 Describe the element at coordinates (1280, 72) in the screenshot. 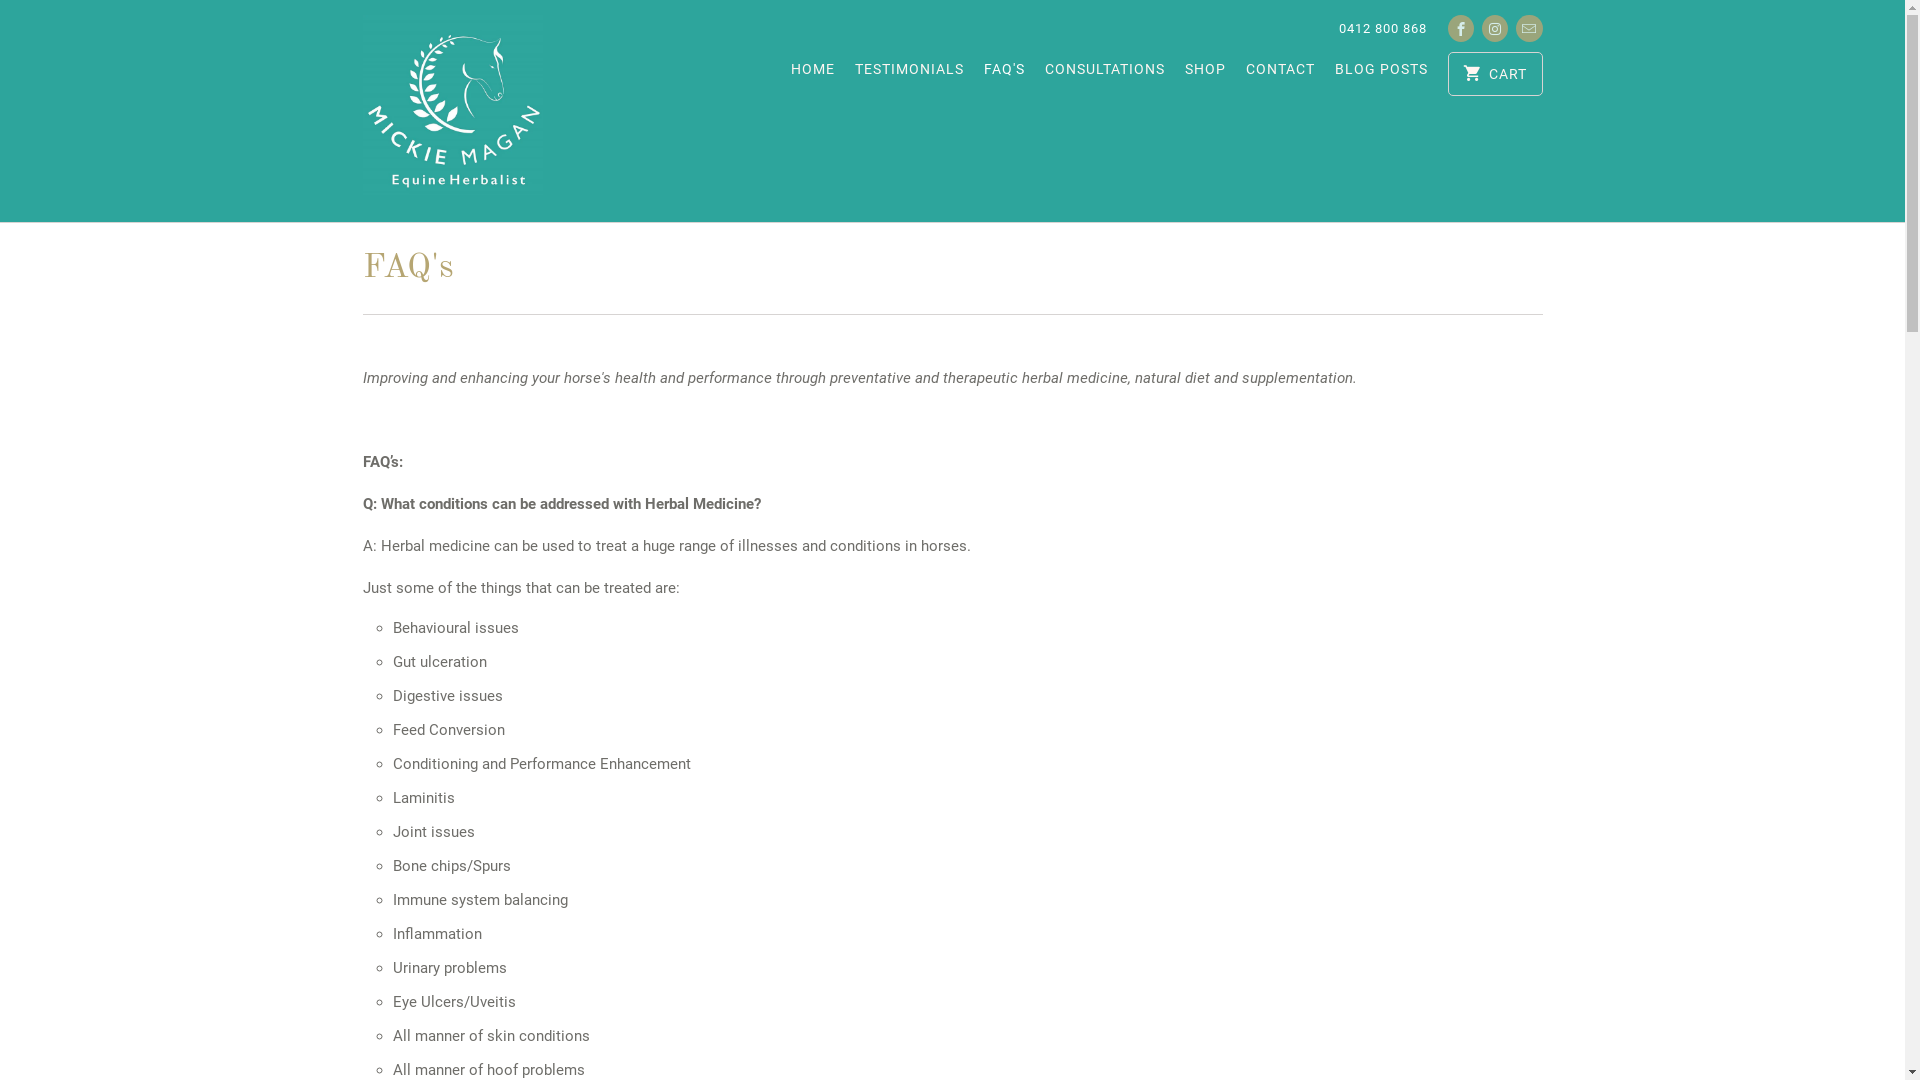

I see `'CONTACT'` at that location.